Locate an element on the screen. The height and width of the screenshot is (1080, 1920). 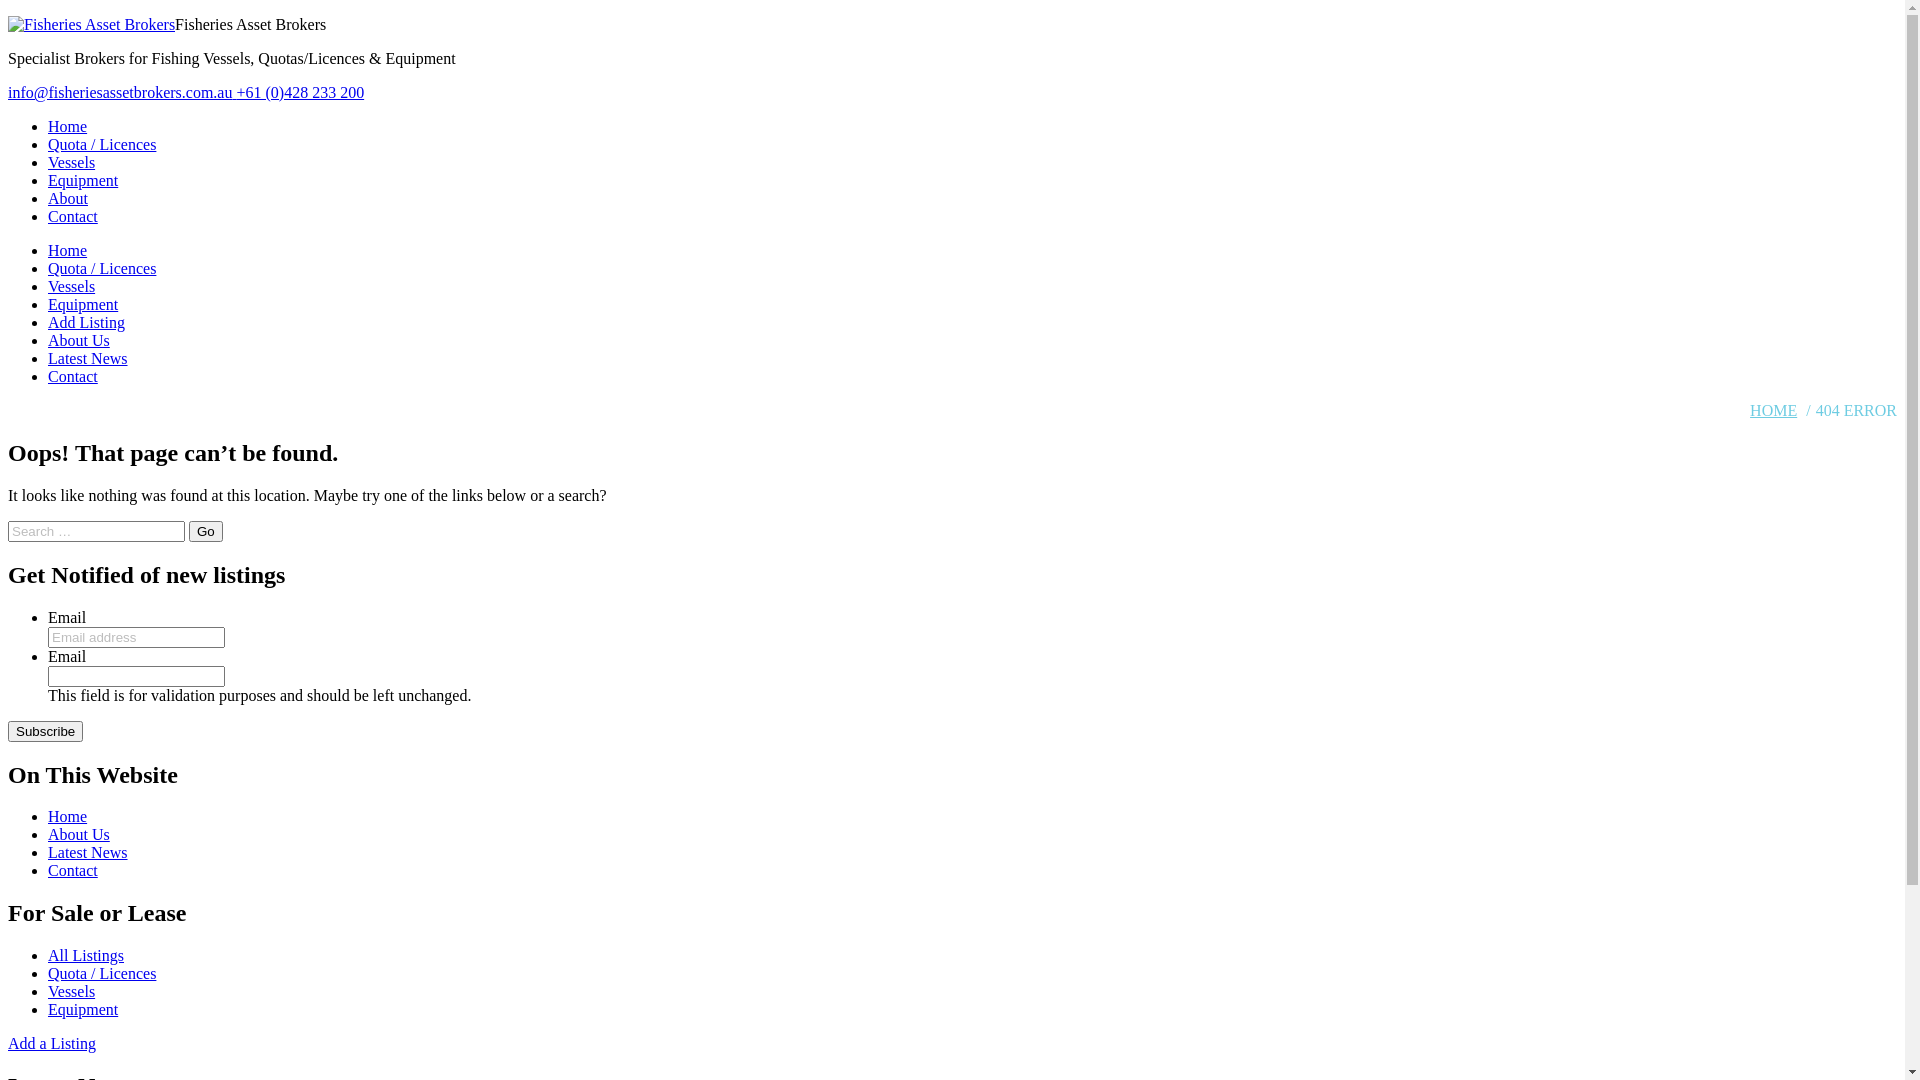
'Vessels' is located at coordinates (48, 161).